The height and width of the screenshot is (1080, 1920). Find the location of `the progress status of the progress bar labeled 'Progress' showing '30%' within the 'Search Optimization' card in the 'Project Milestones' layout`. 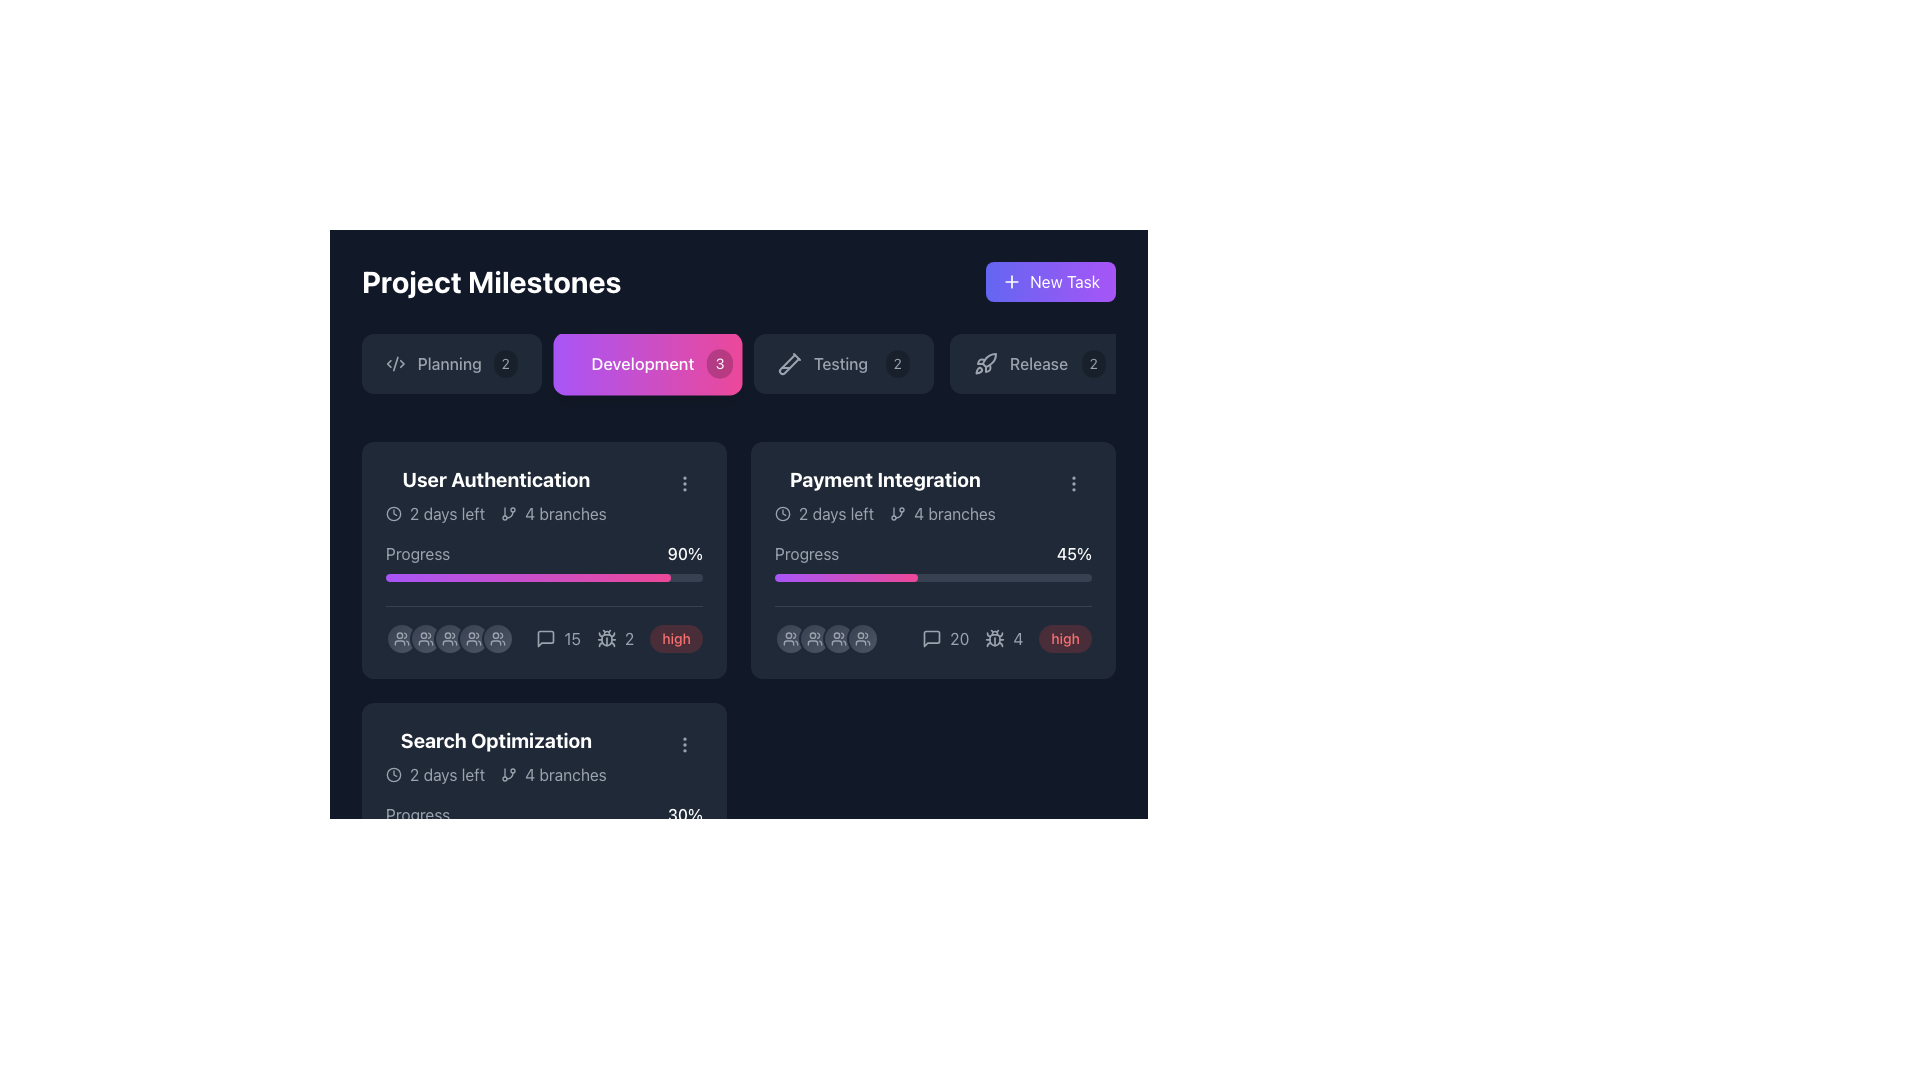

the progress status of the progress bar labeled 'Progress' showing '30%' within the 'Search Optimization' card in the 'Project Milestones' layout is located at coordinates (544, 822).